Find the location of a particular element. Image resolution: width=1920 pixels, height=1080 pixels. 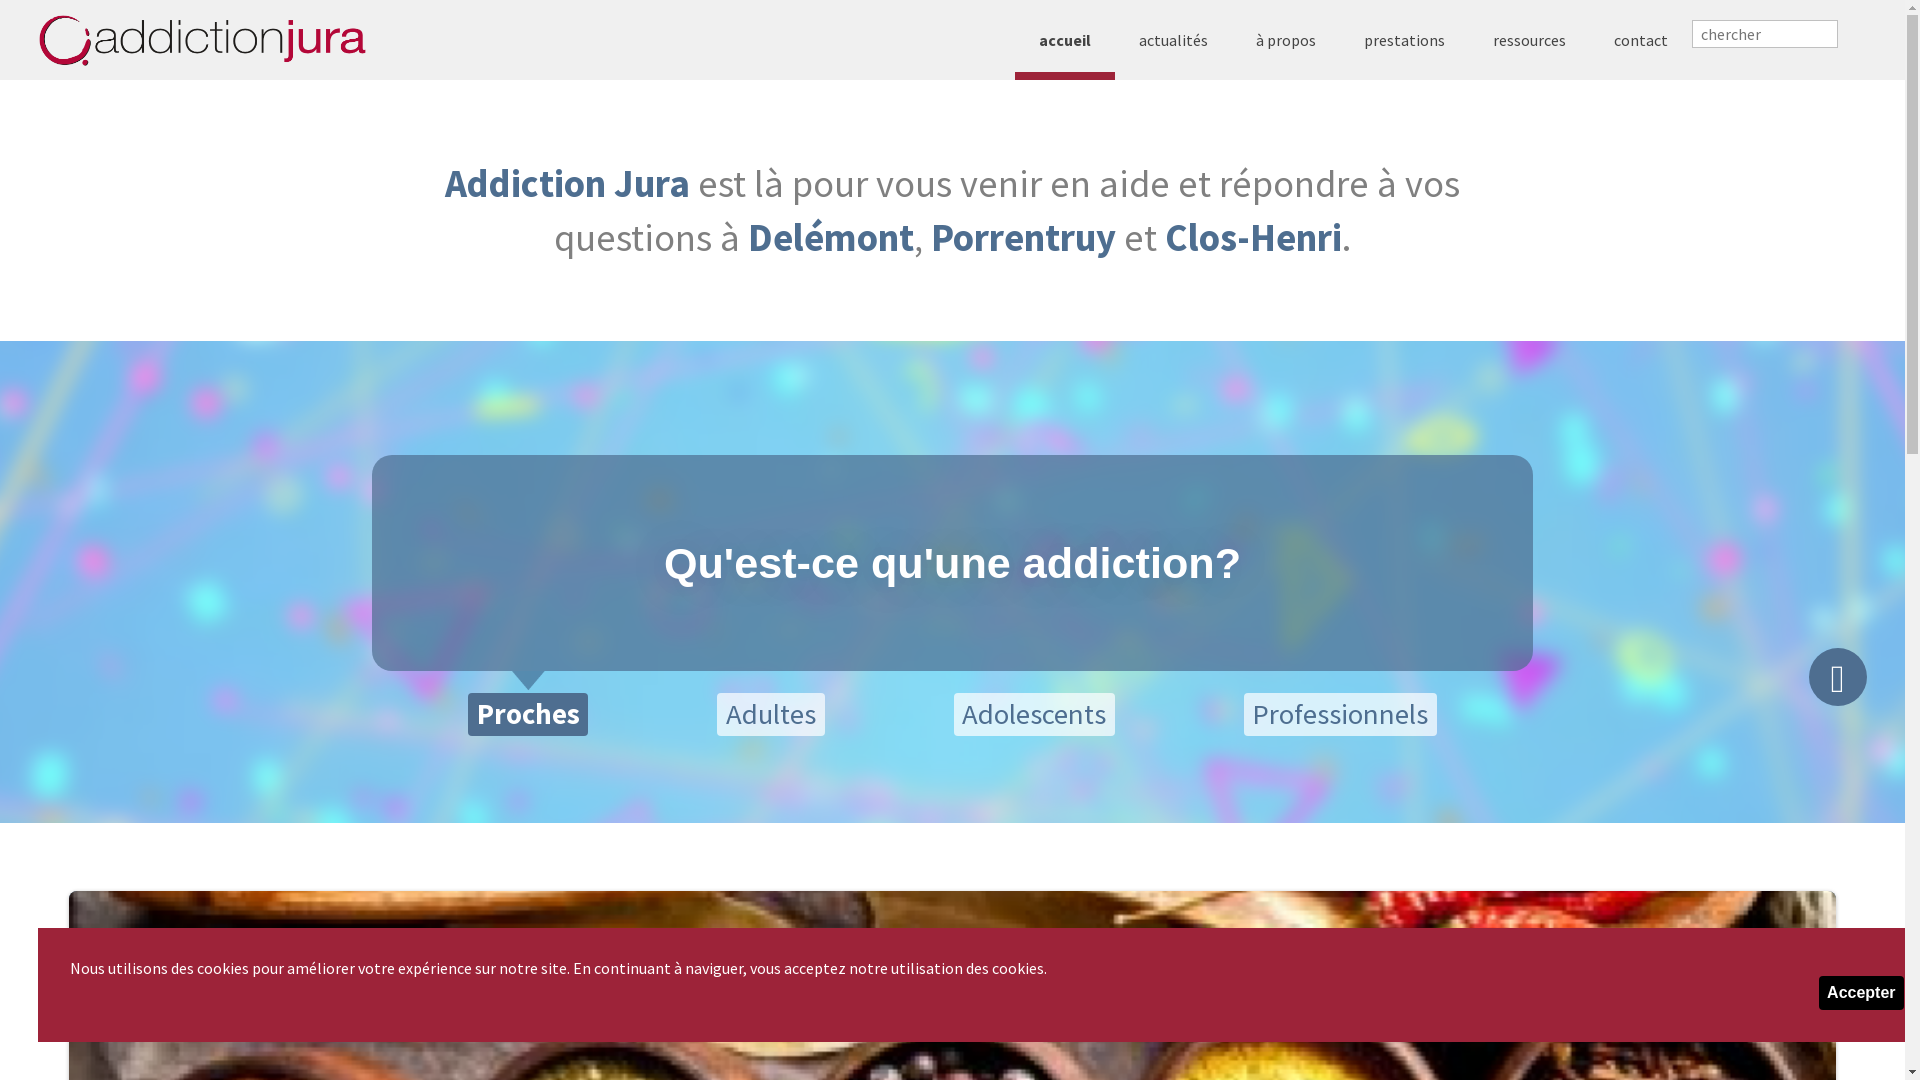

'Professionnels' is located at coordinates (1340, 712).